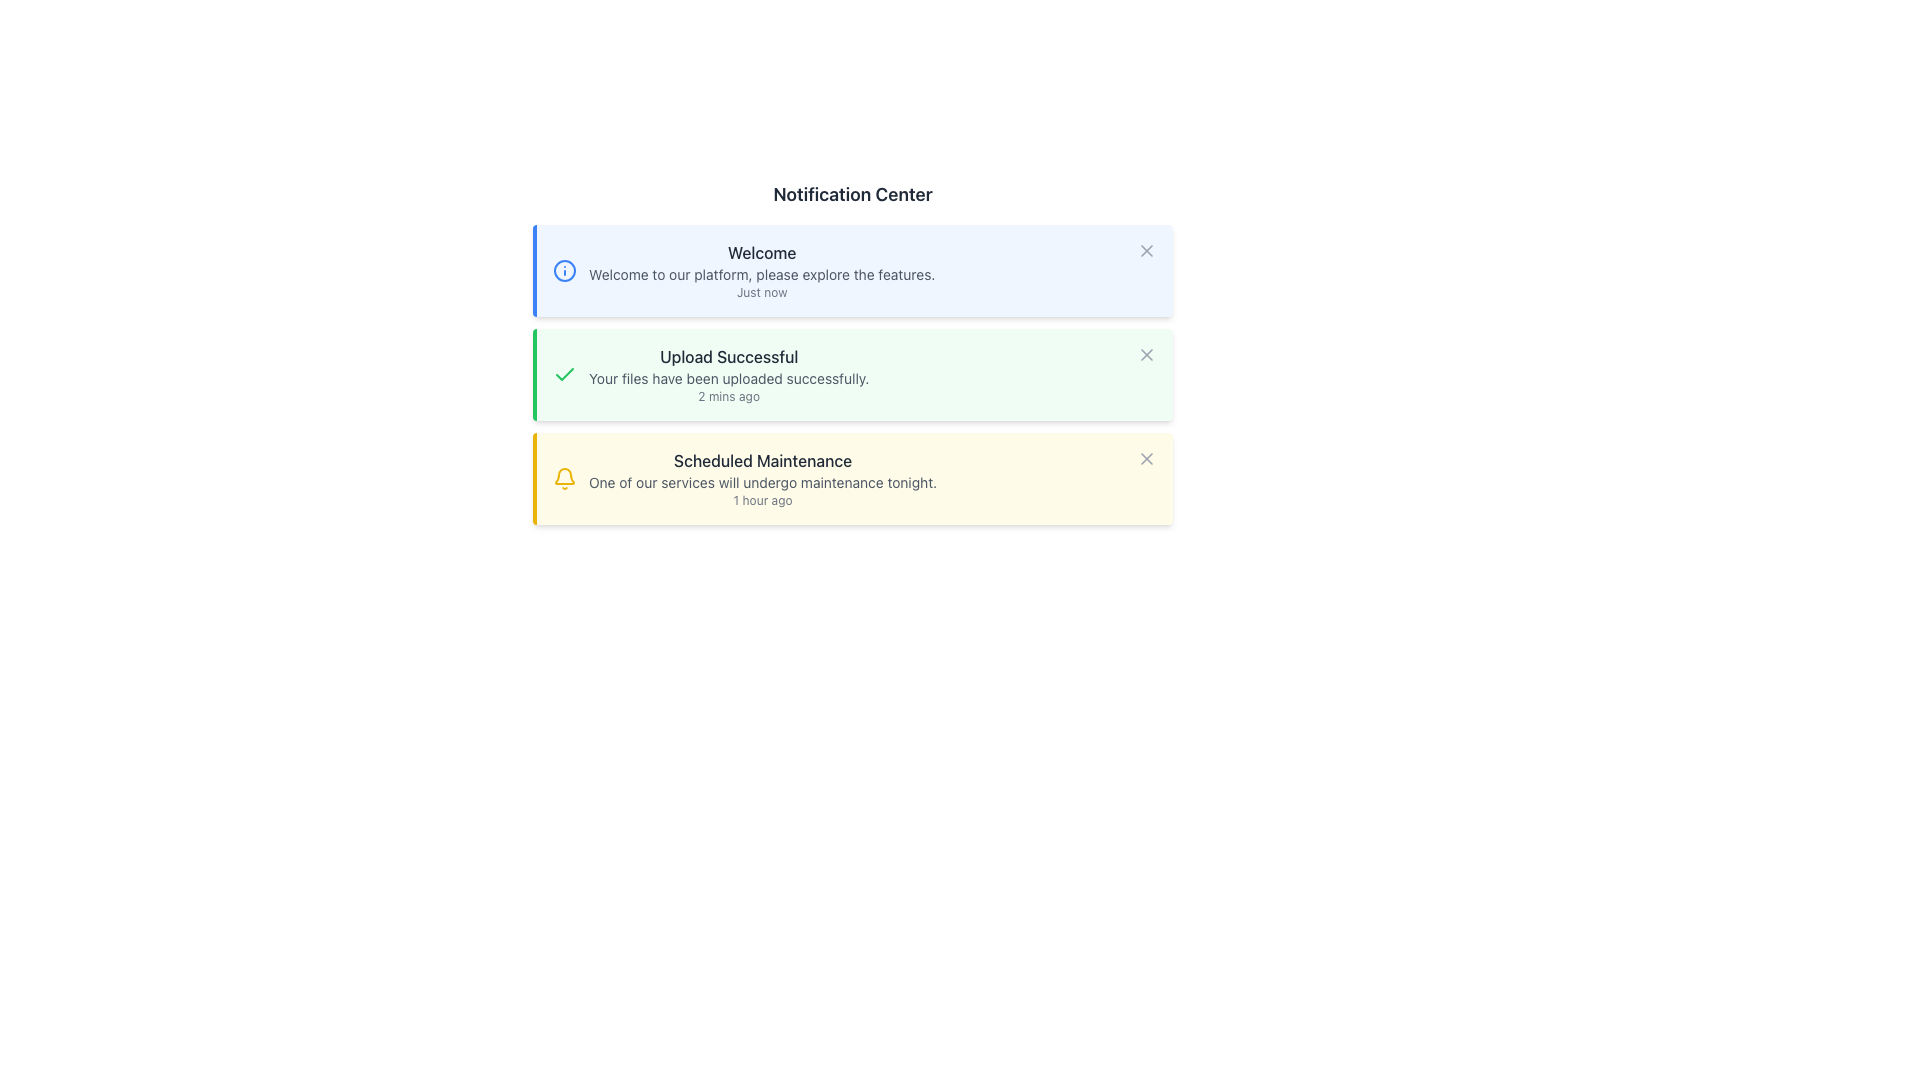  I want to click on the text block containing the title 'Welcome', which is the first notification in the Notification Center, so click(761, 270).